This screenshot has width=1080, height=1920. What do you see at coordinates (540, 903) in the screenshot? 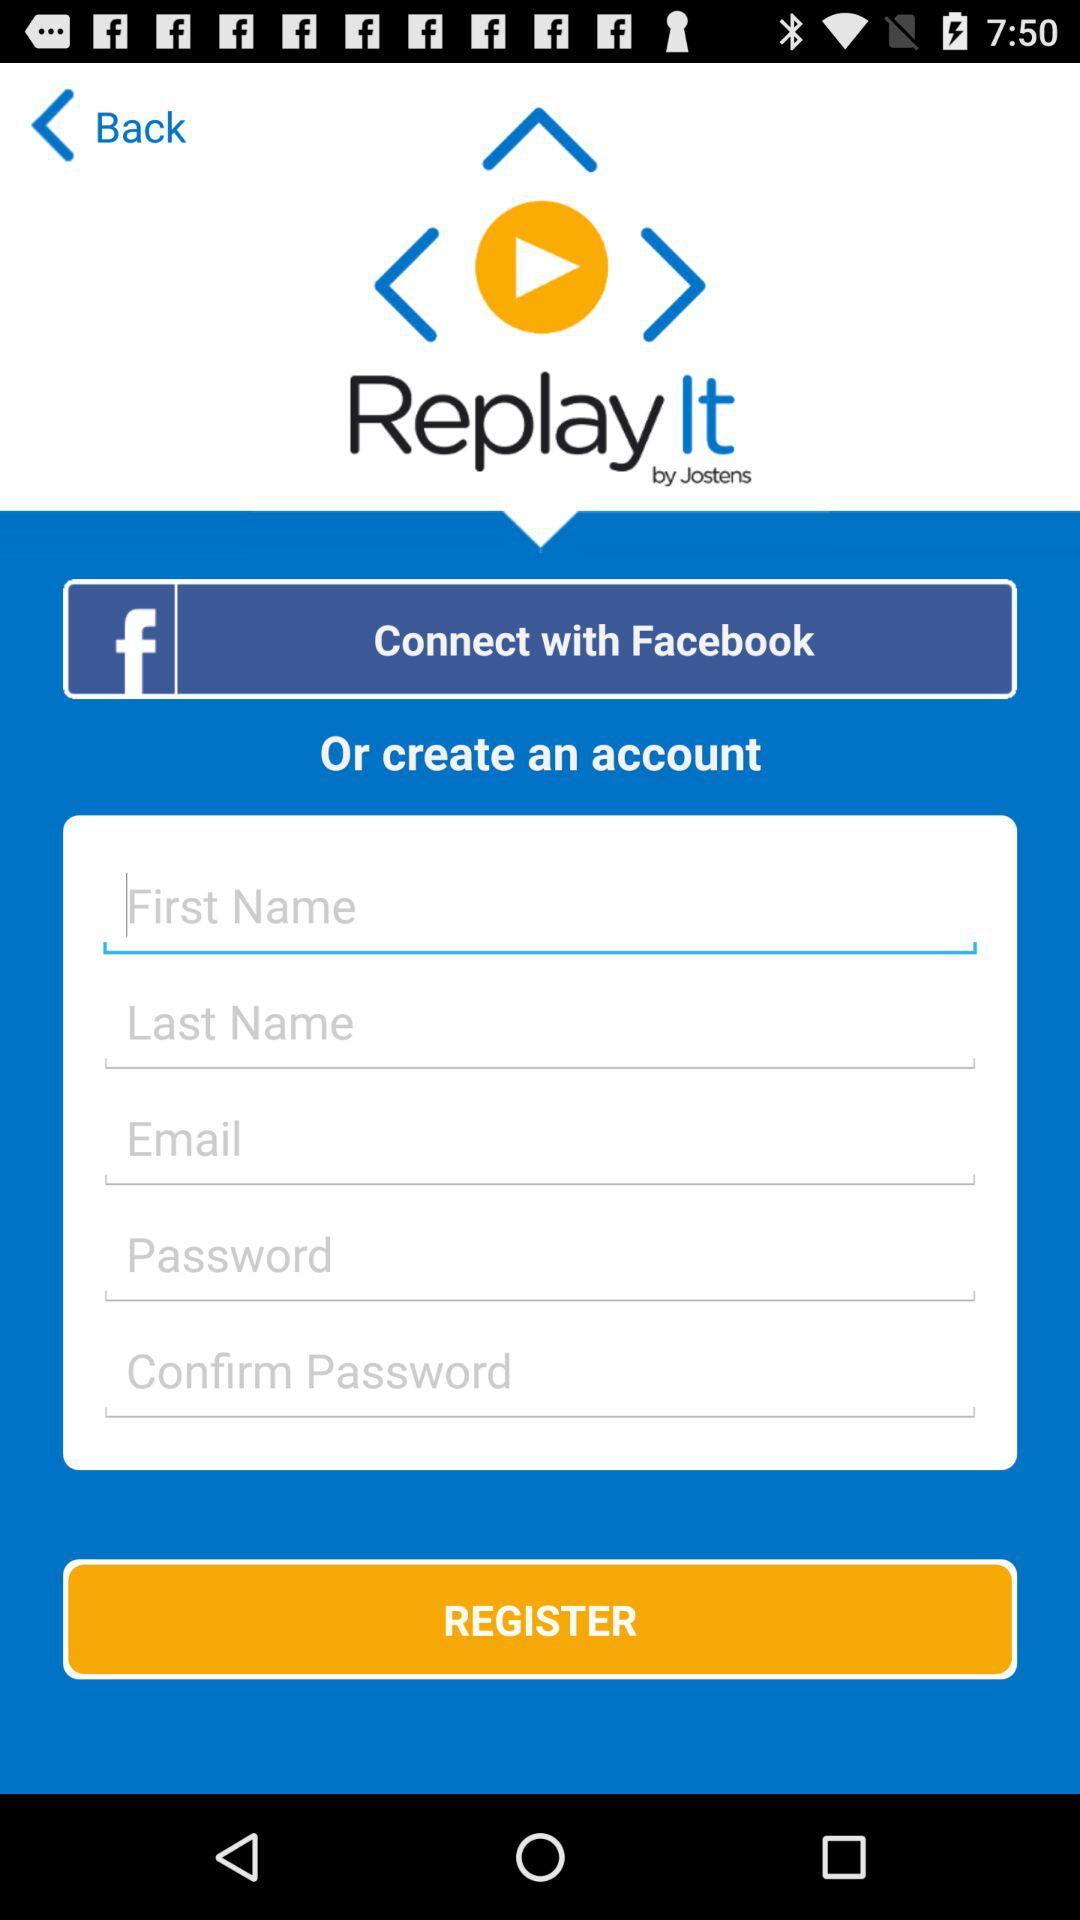
I see `first name` at bounding box center [540, 903].